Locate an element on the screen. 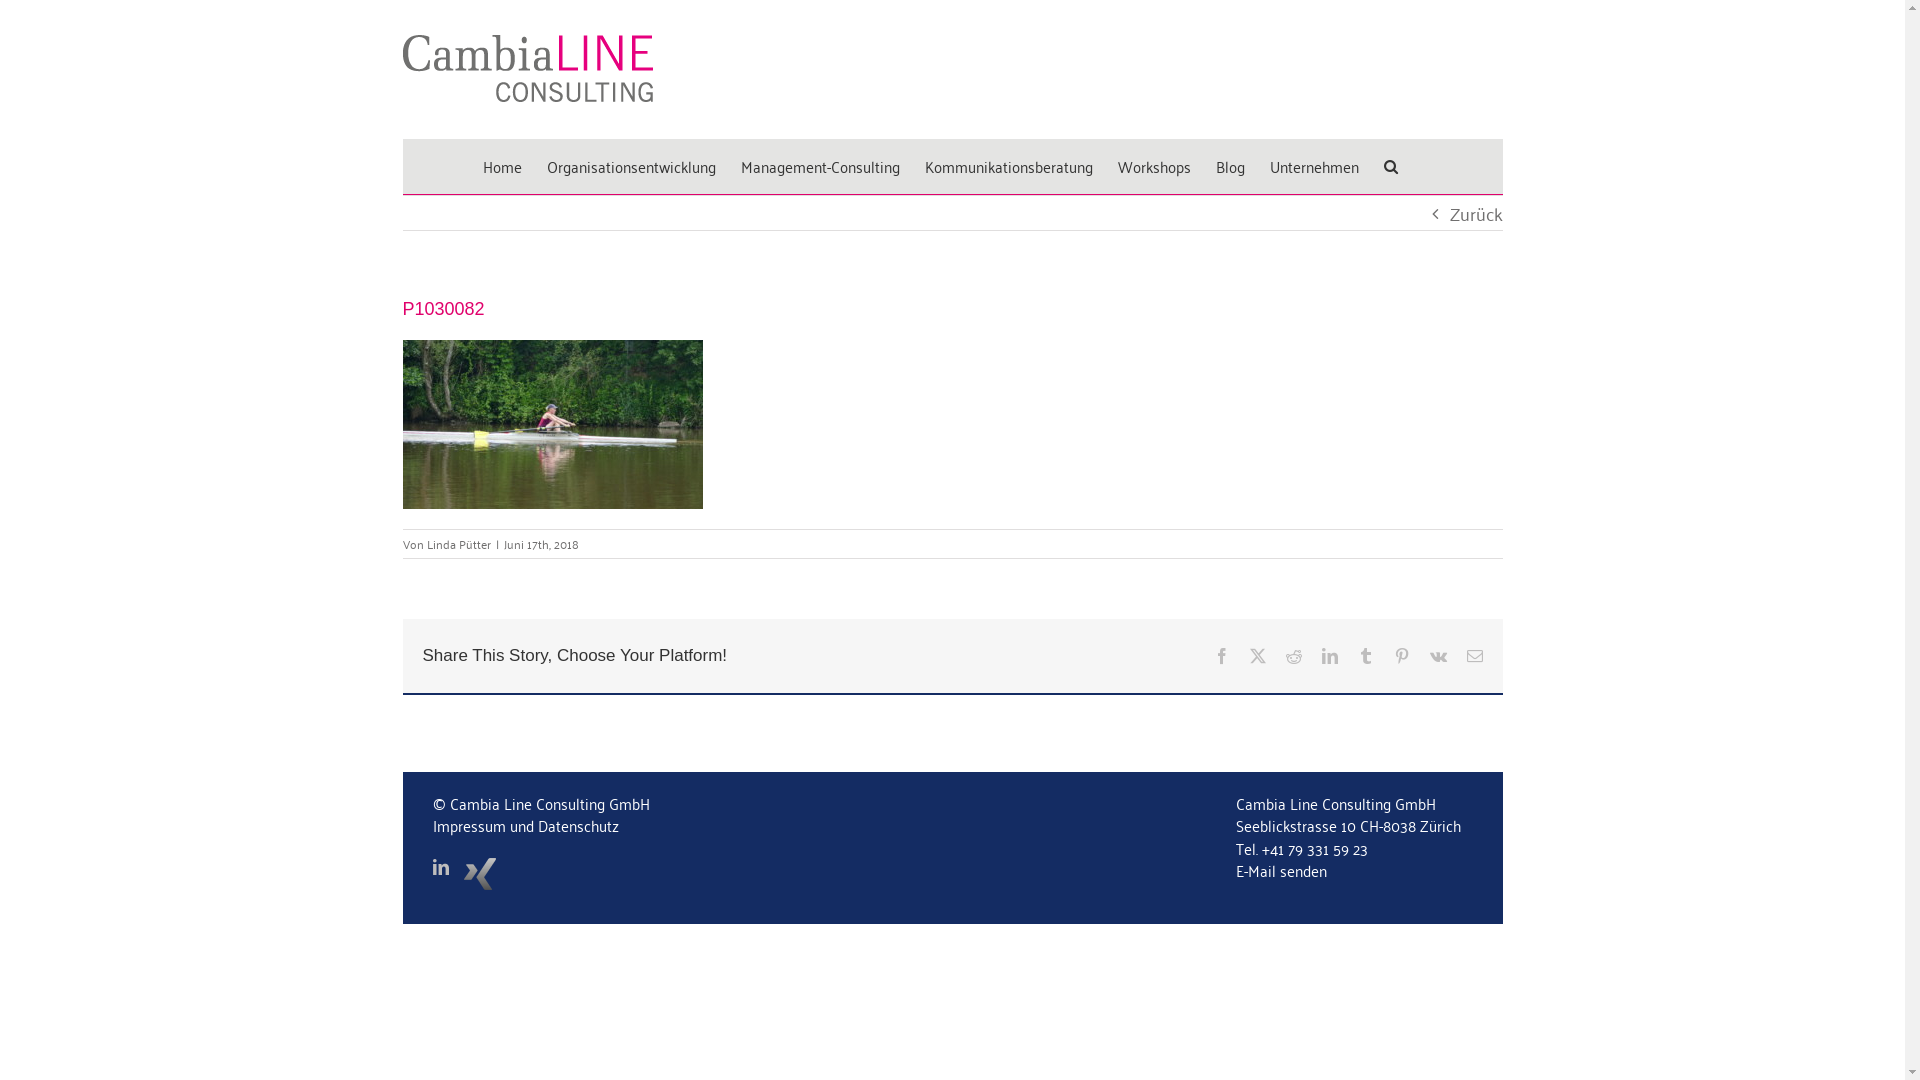 The width and height of the screenshot is (1920, 1080). 'Facebook' is located at coordinates (1221, 655).